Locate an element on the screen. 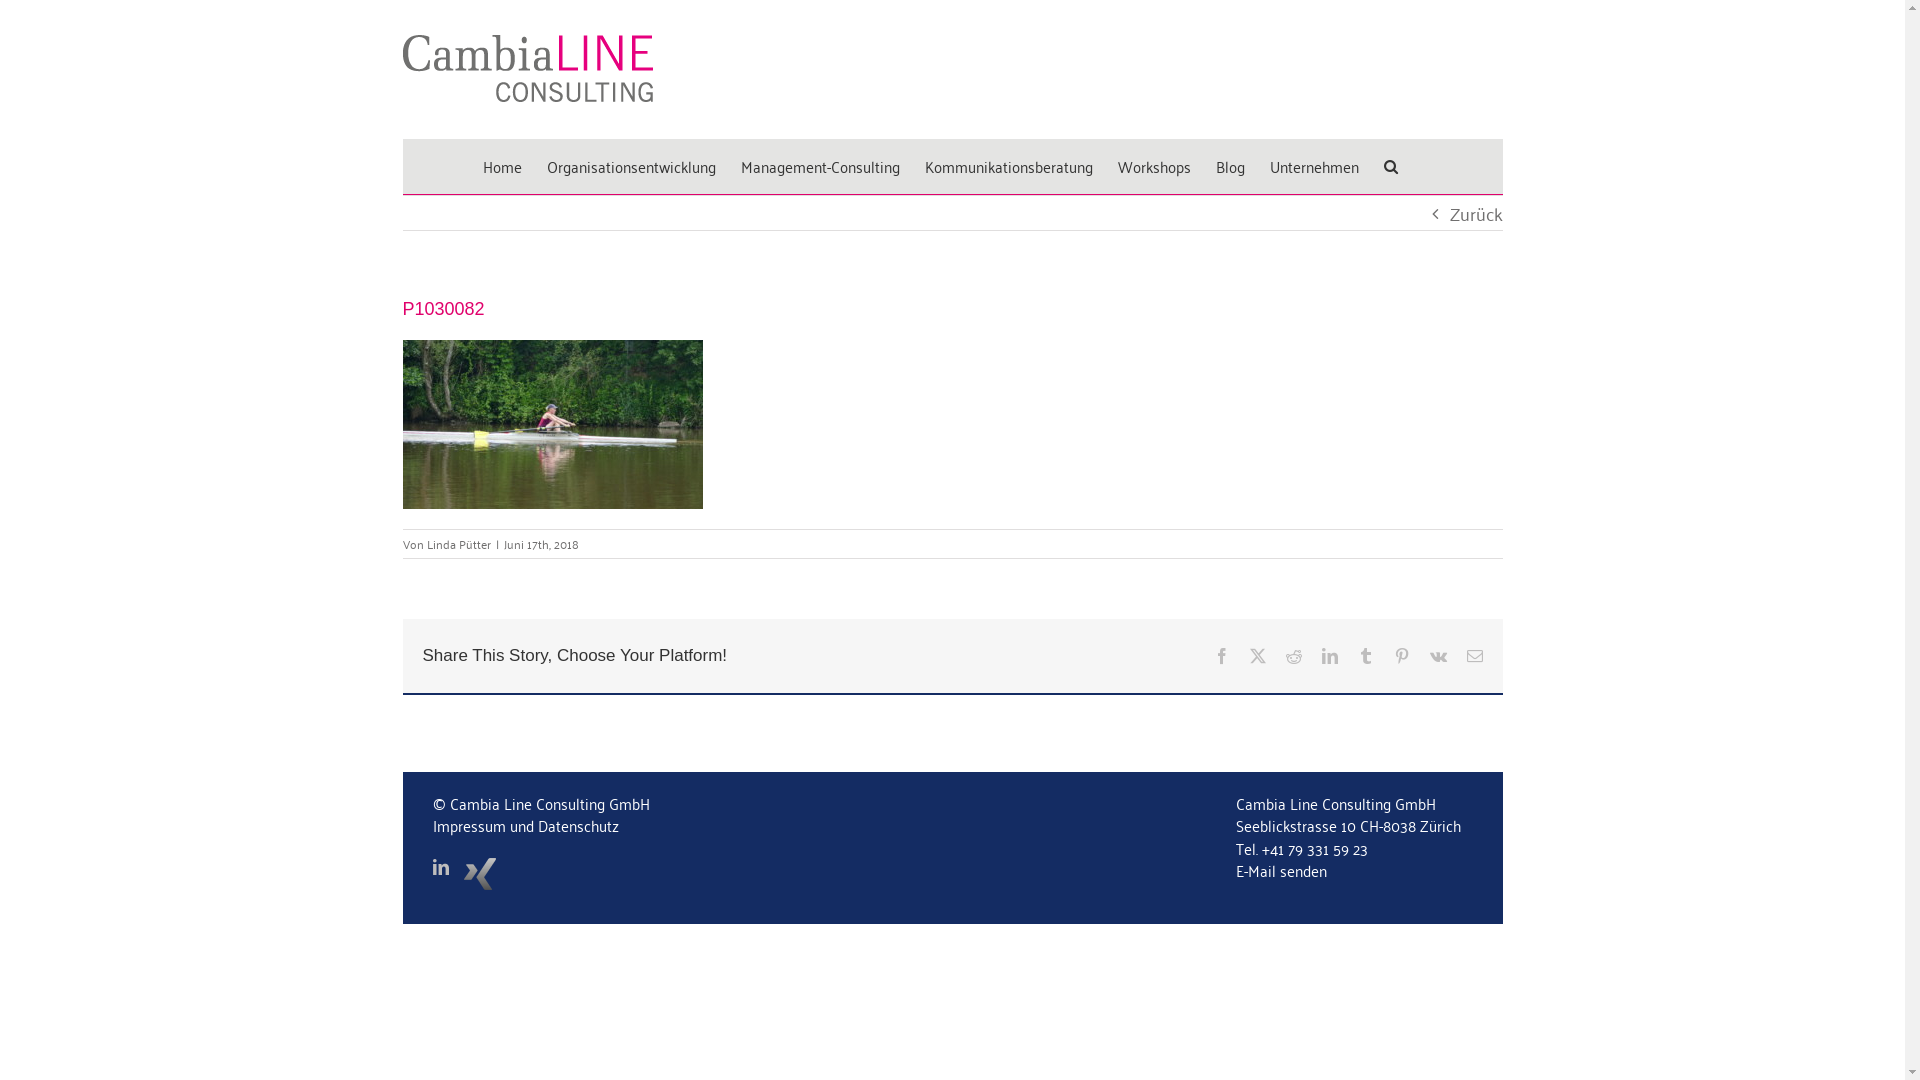 The width and height of the screenshot is (1920, 1080). 'Facebook' is located at coordinates (1221, 655).